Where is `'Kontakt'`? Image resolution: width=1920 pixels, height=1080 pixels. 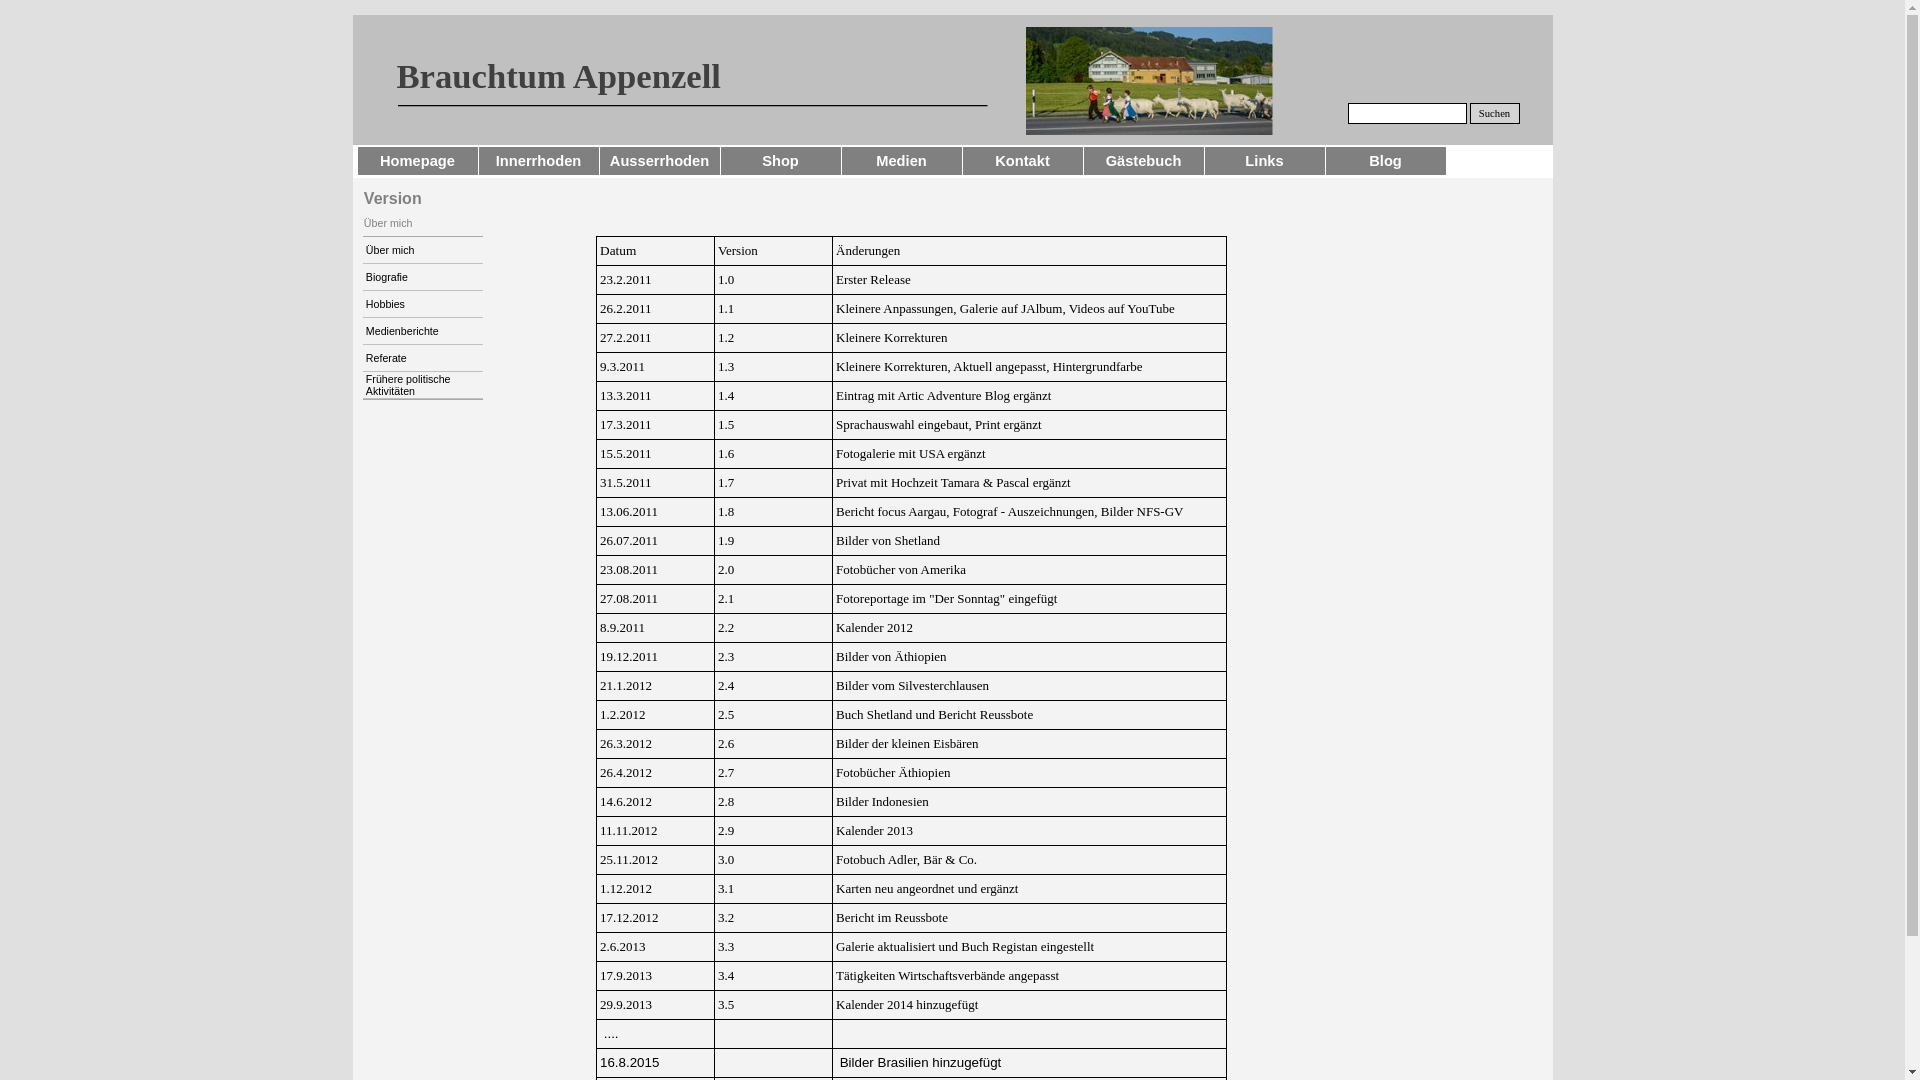
'Kontakt' is located at coordinates (1022, 160).